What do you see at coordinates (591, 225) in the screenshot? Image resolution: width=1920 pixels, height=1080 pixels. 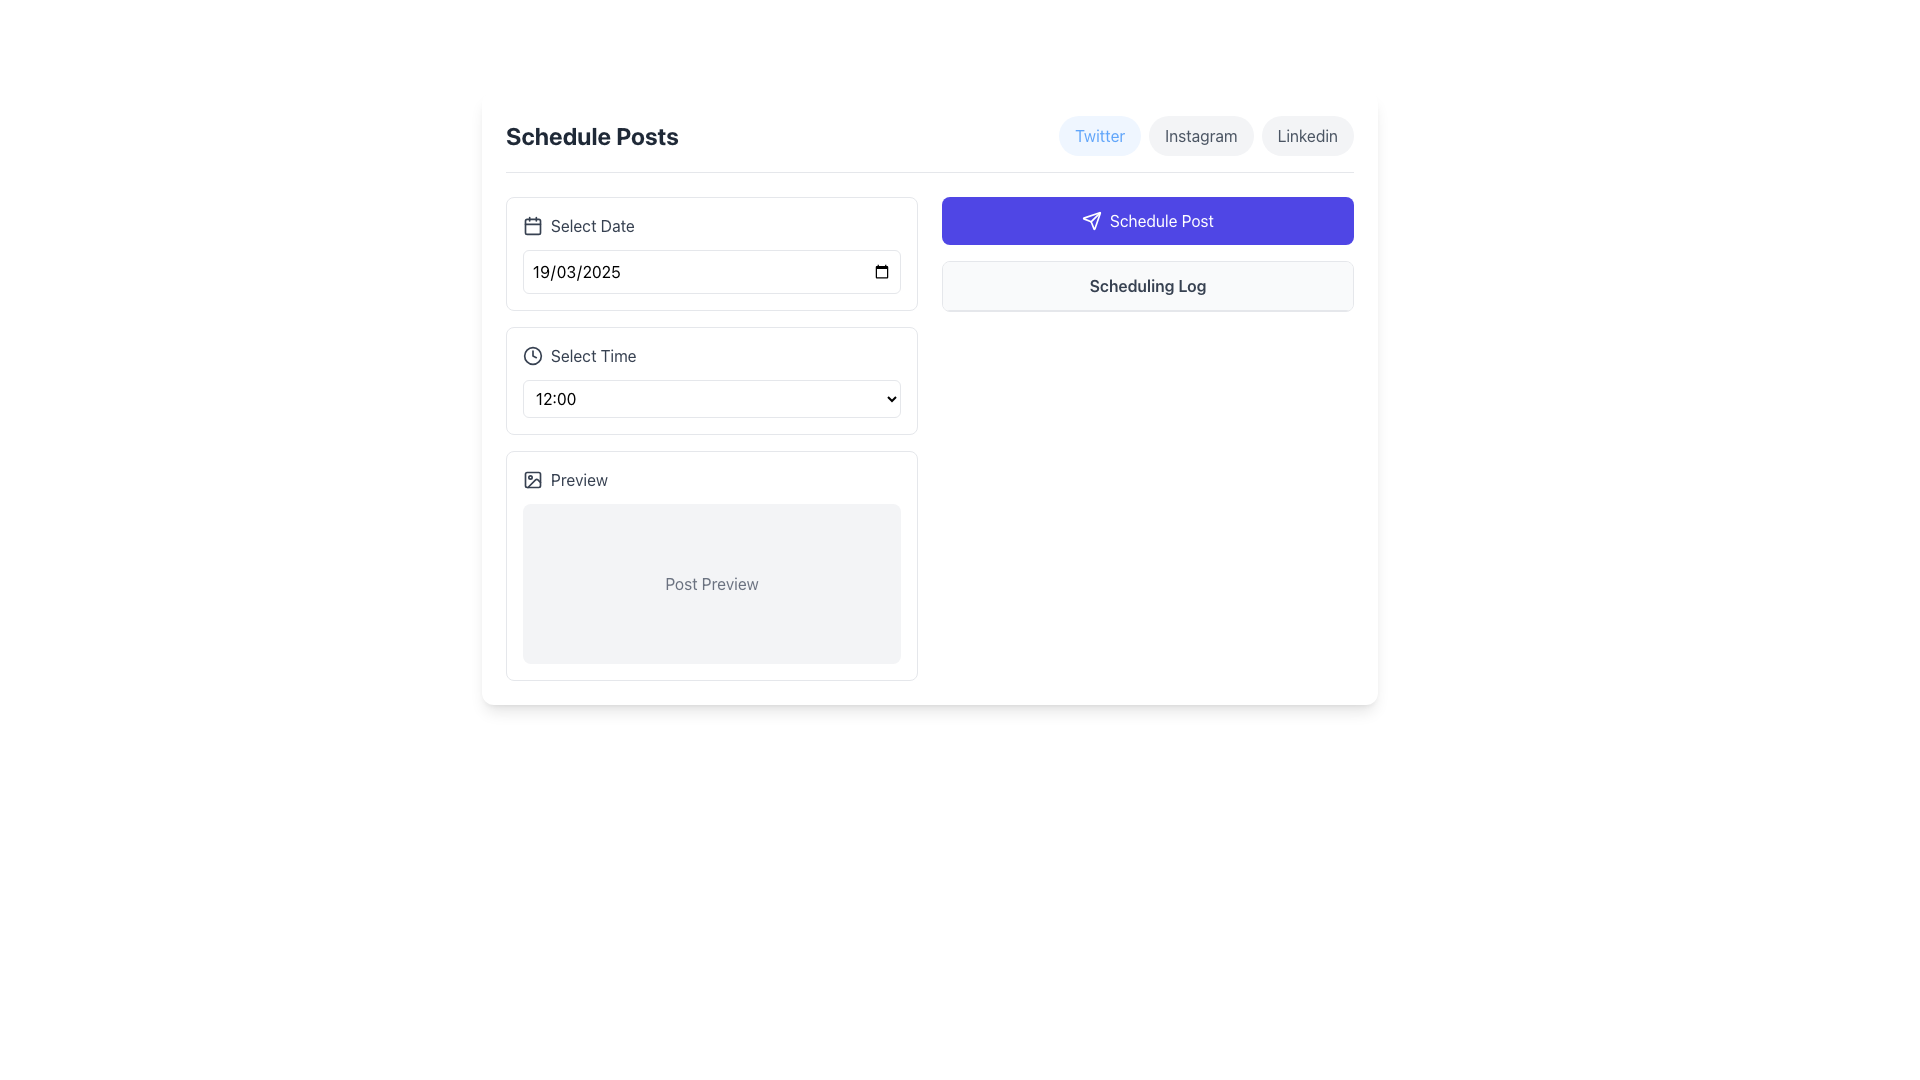 I see `the text label displaying 'Select Date' which is styled in gray and located above a date input field, positioned near a calendar icon` at bounding box center [591, 225].